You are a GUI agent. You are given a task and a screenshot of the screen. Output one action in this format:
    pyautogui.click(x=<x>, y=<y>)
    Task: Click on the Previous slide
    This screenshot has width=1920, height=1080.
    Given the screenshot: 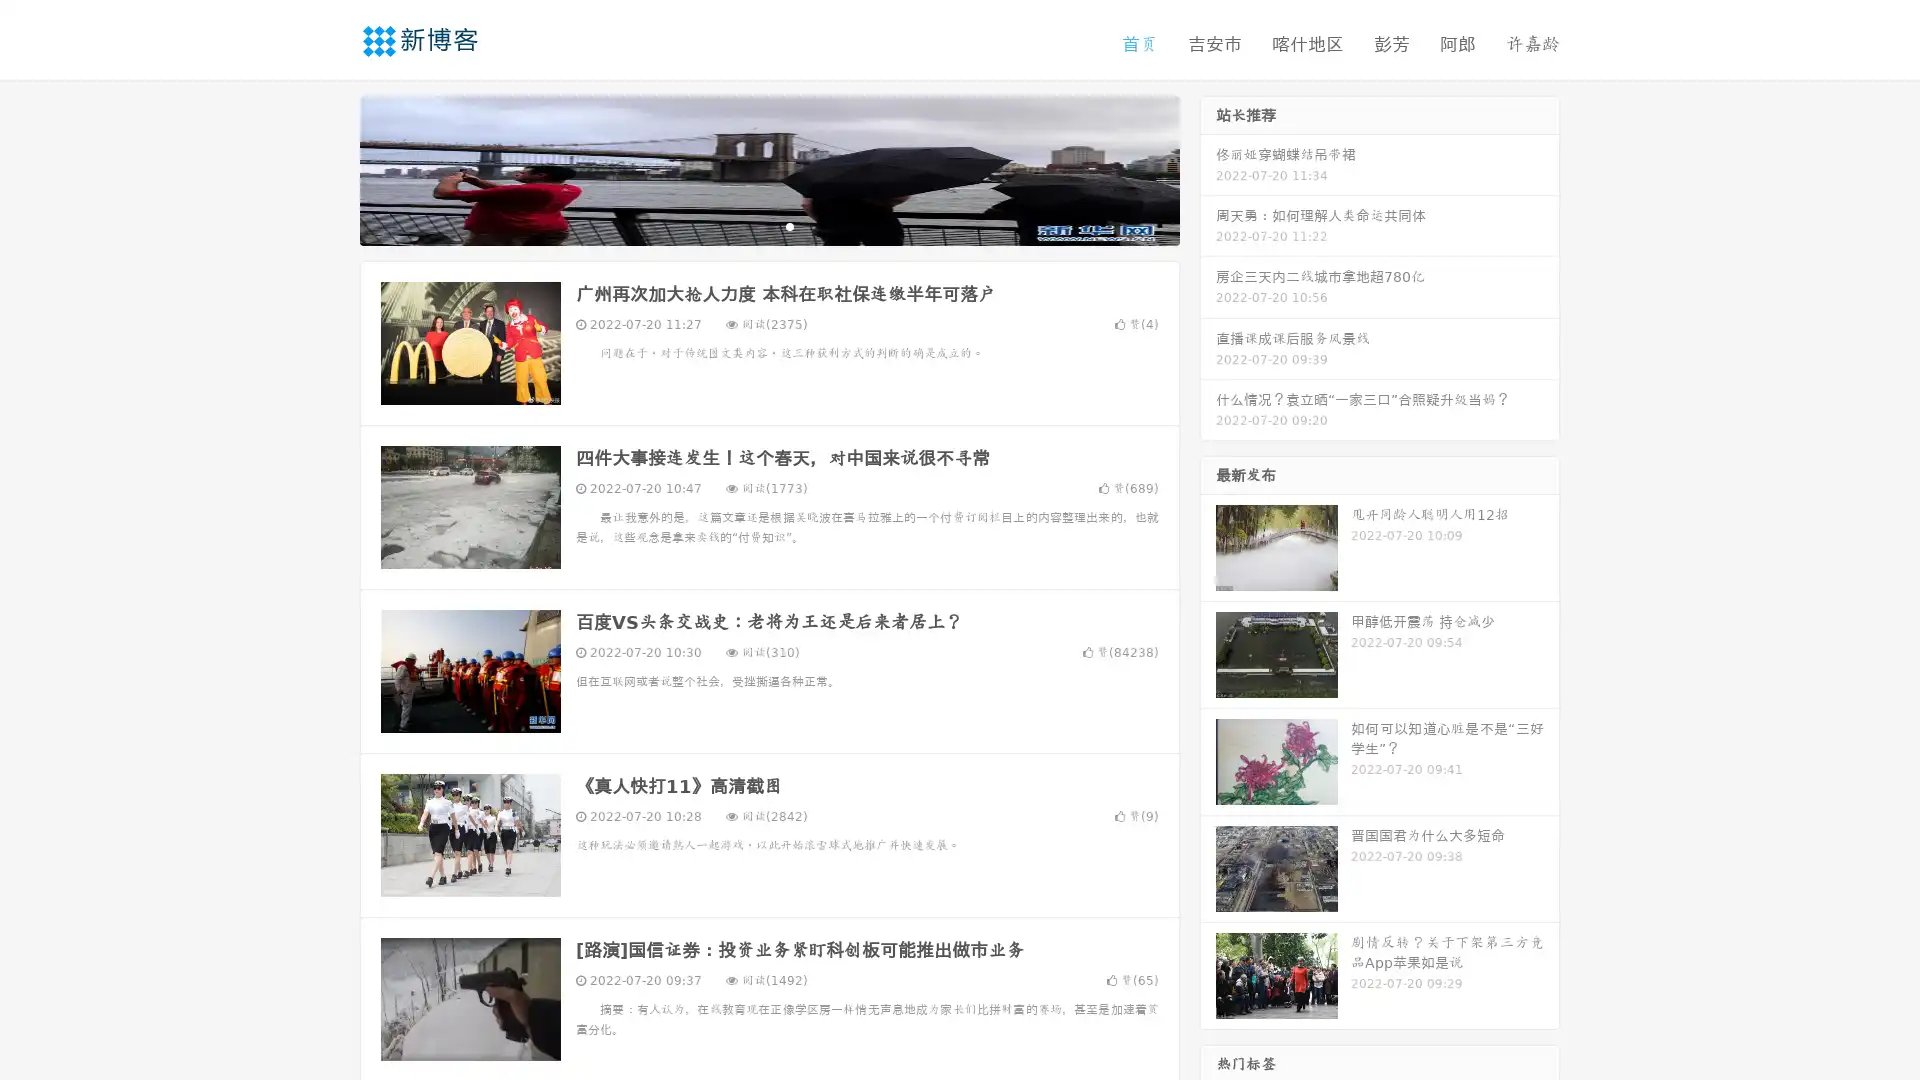 What is the action you would take?
    pyautogui.click(x=330, y=168)
    